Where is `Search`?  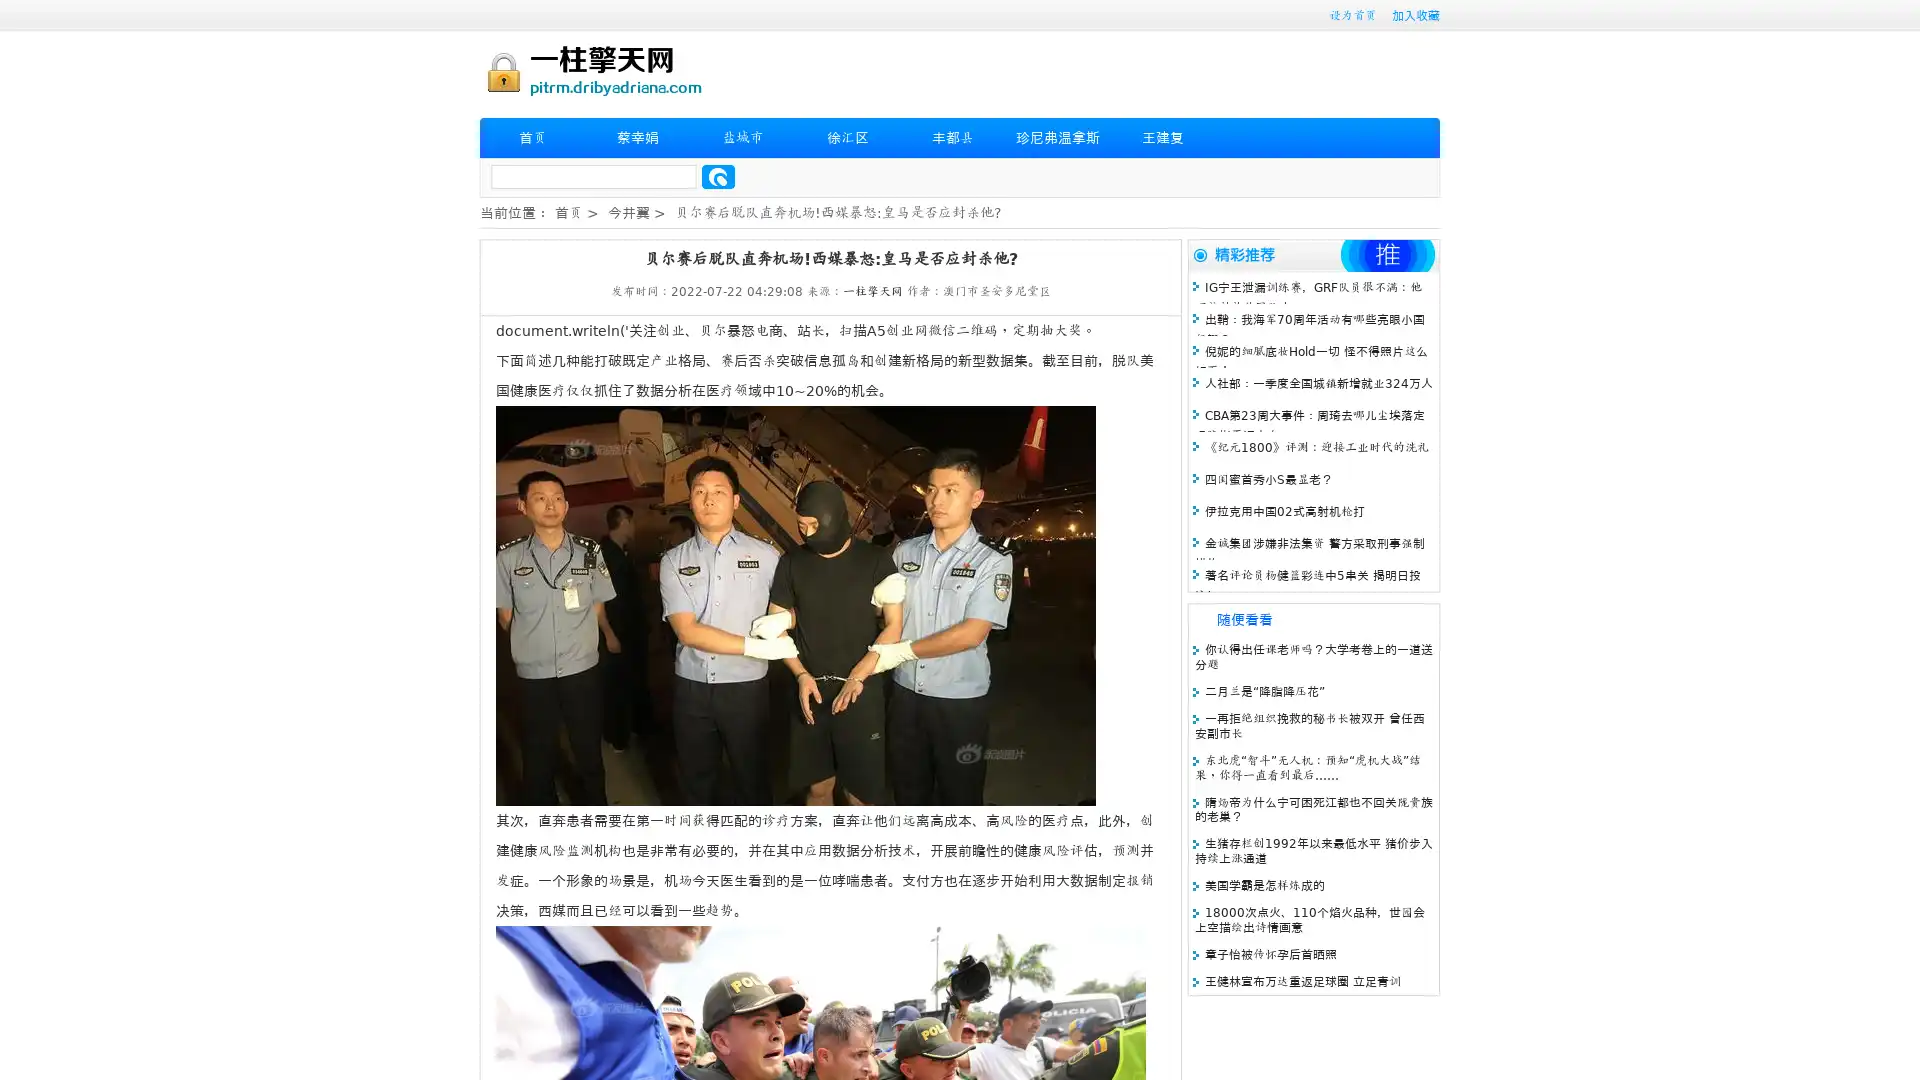
Search is located at coordinates (718, 176).